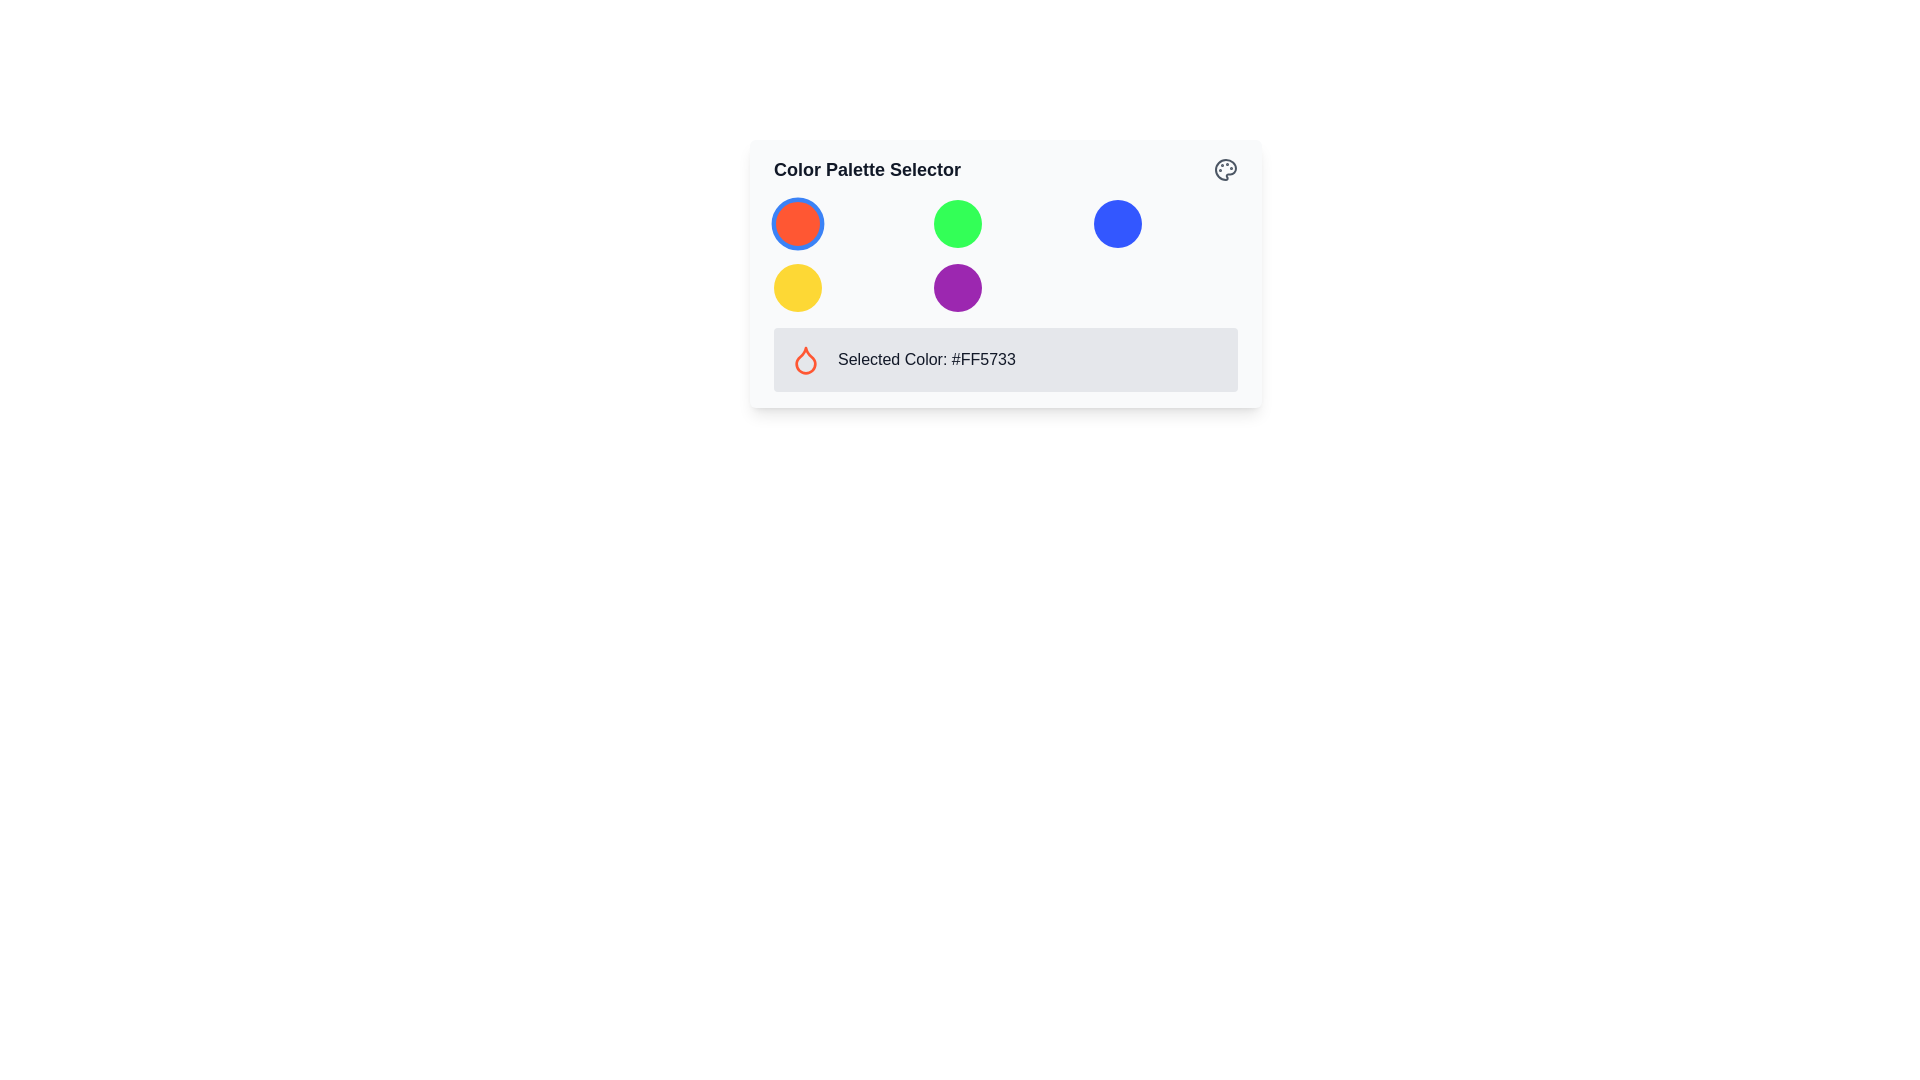 Image resolution: width=1920 pixels, height=1080 pixels. Describe the element at coordinates (1224, 168) in the screenshot. I see `the color palette options icon located in the top-right corner of the color palette interface card` at that location.